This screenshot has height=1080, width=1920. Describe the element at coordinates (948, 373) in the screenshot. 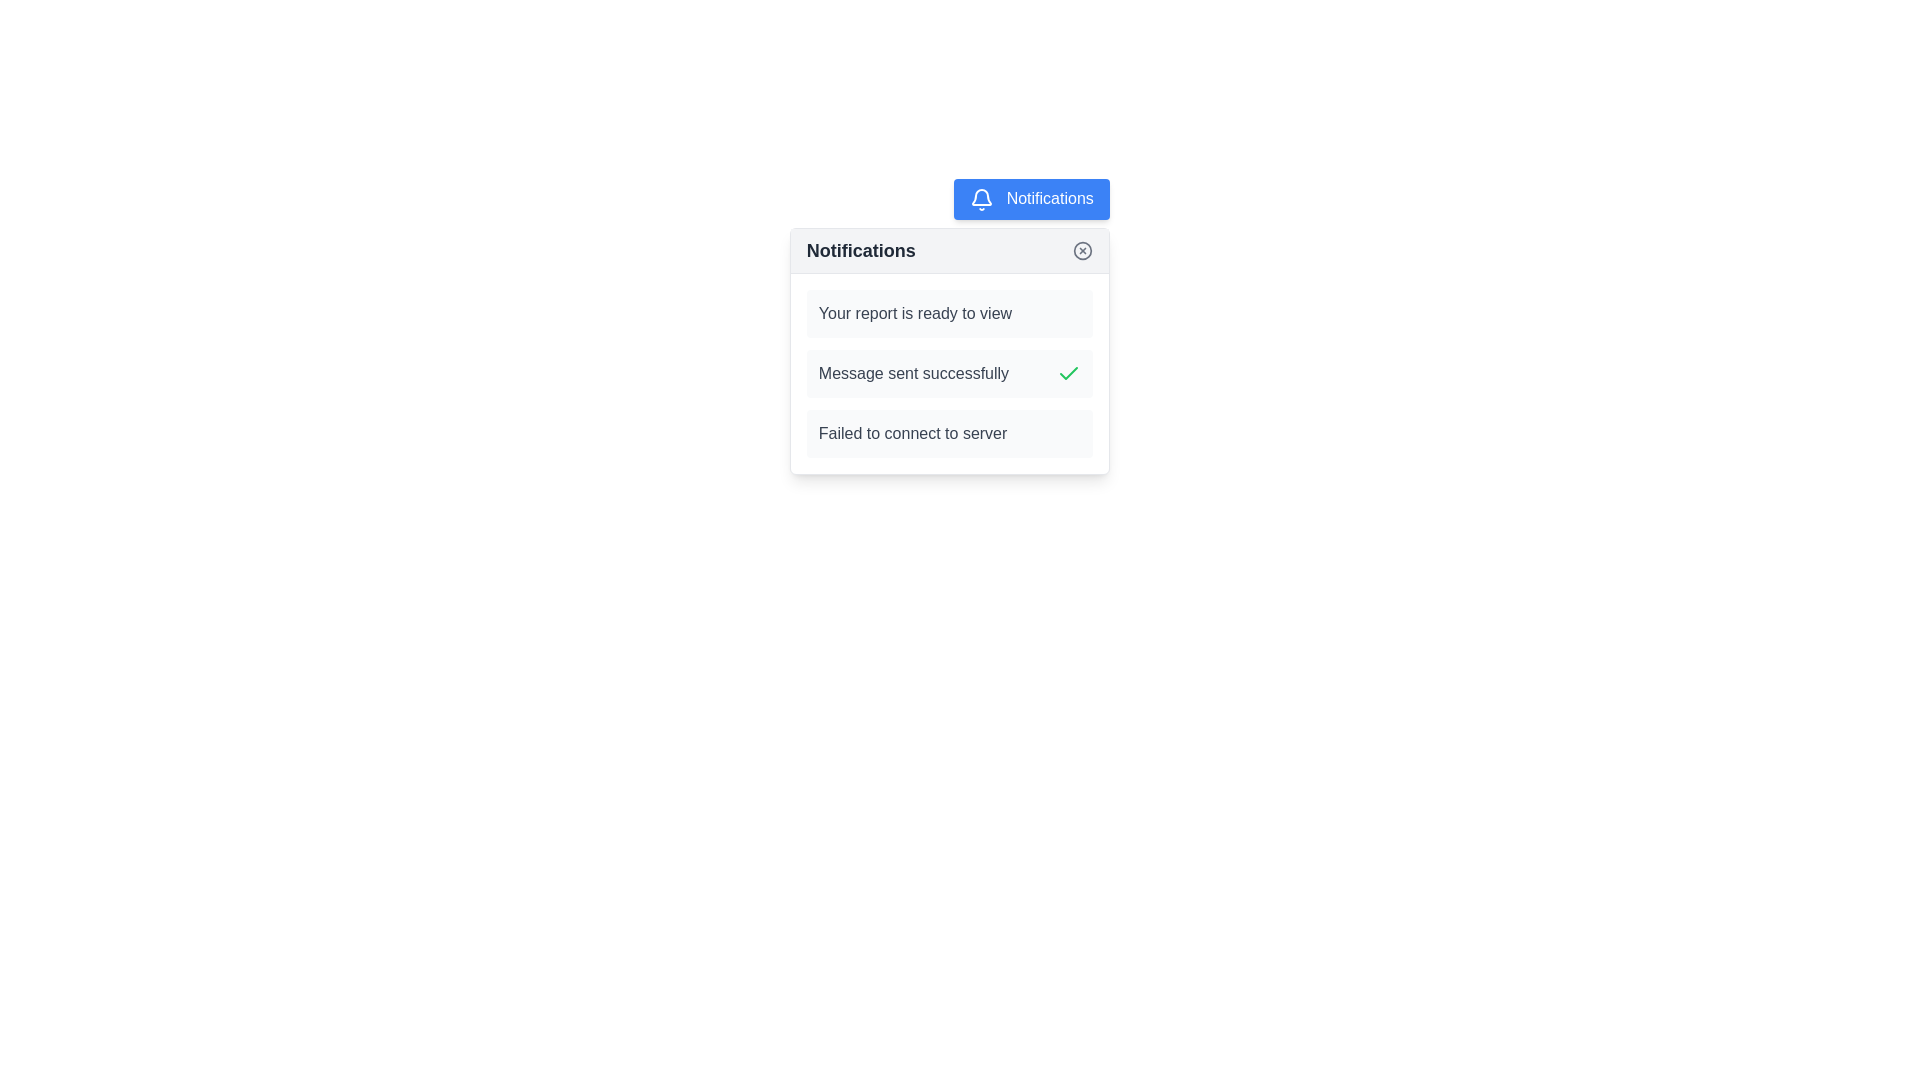

I see `the second notification message that indicates a successful message transmission, positioned between 'Your report is ready` at that location.